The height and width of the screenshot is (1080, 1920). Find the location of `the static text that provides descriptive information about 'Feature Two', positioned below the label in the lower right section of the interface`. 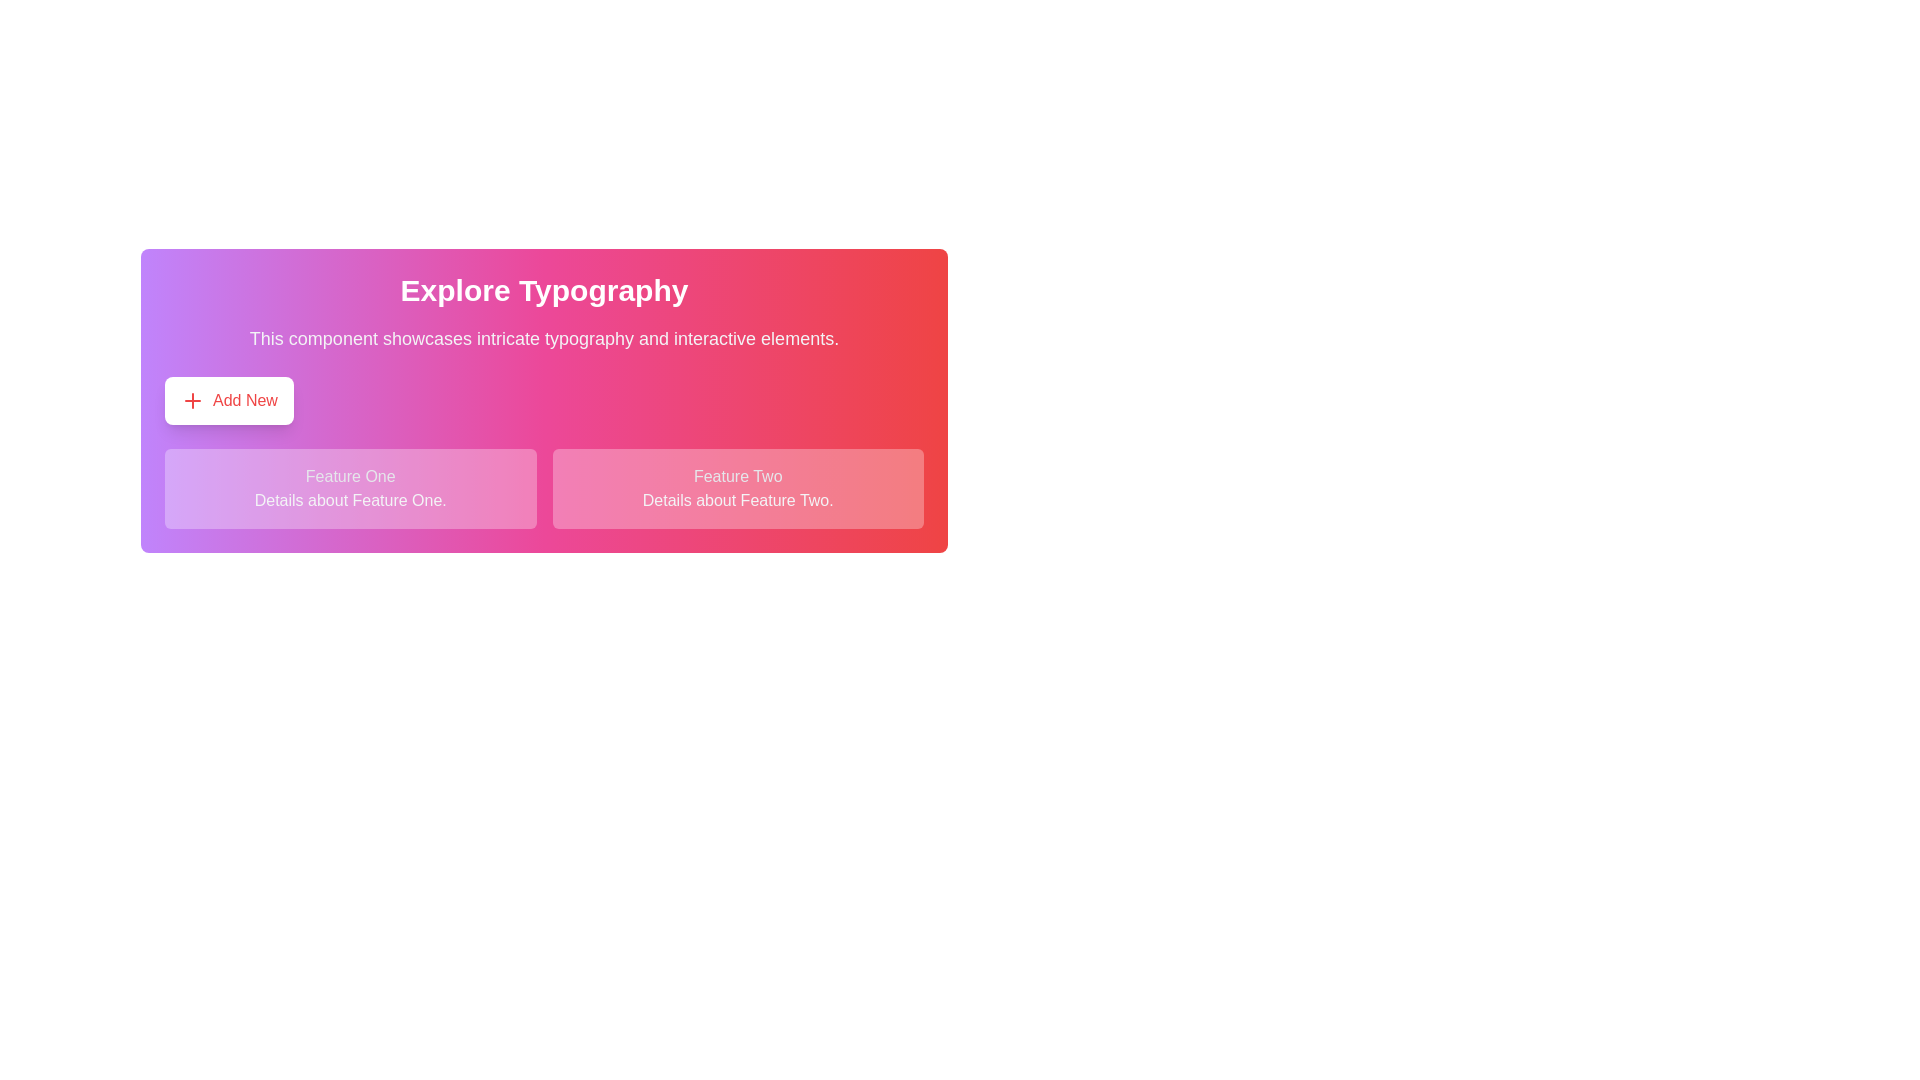

the static text that provides descriptive information about 'Feature Two', positioned below the label in the lower right section of the interface is located at coordinates (737, 500).